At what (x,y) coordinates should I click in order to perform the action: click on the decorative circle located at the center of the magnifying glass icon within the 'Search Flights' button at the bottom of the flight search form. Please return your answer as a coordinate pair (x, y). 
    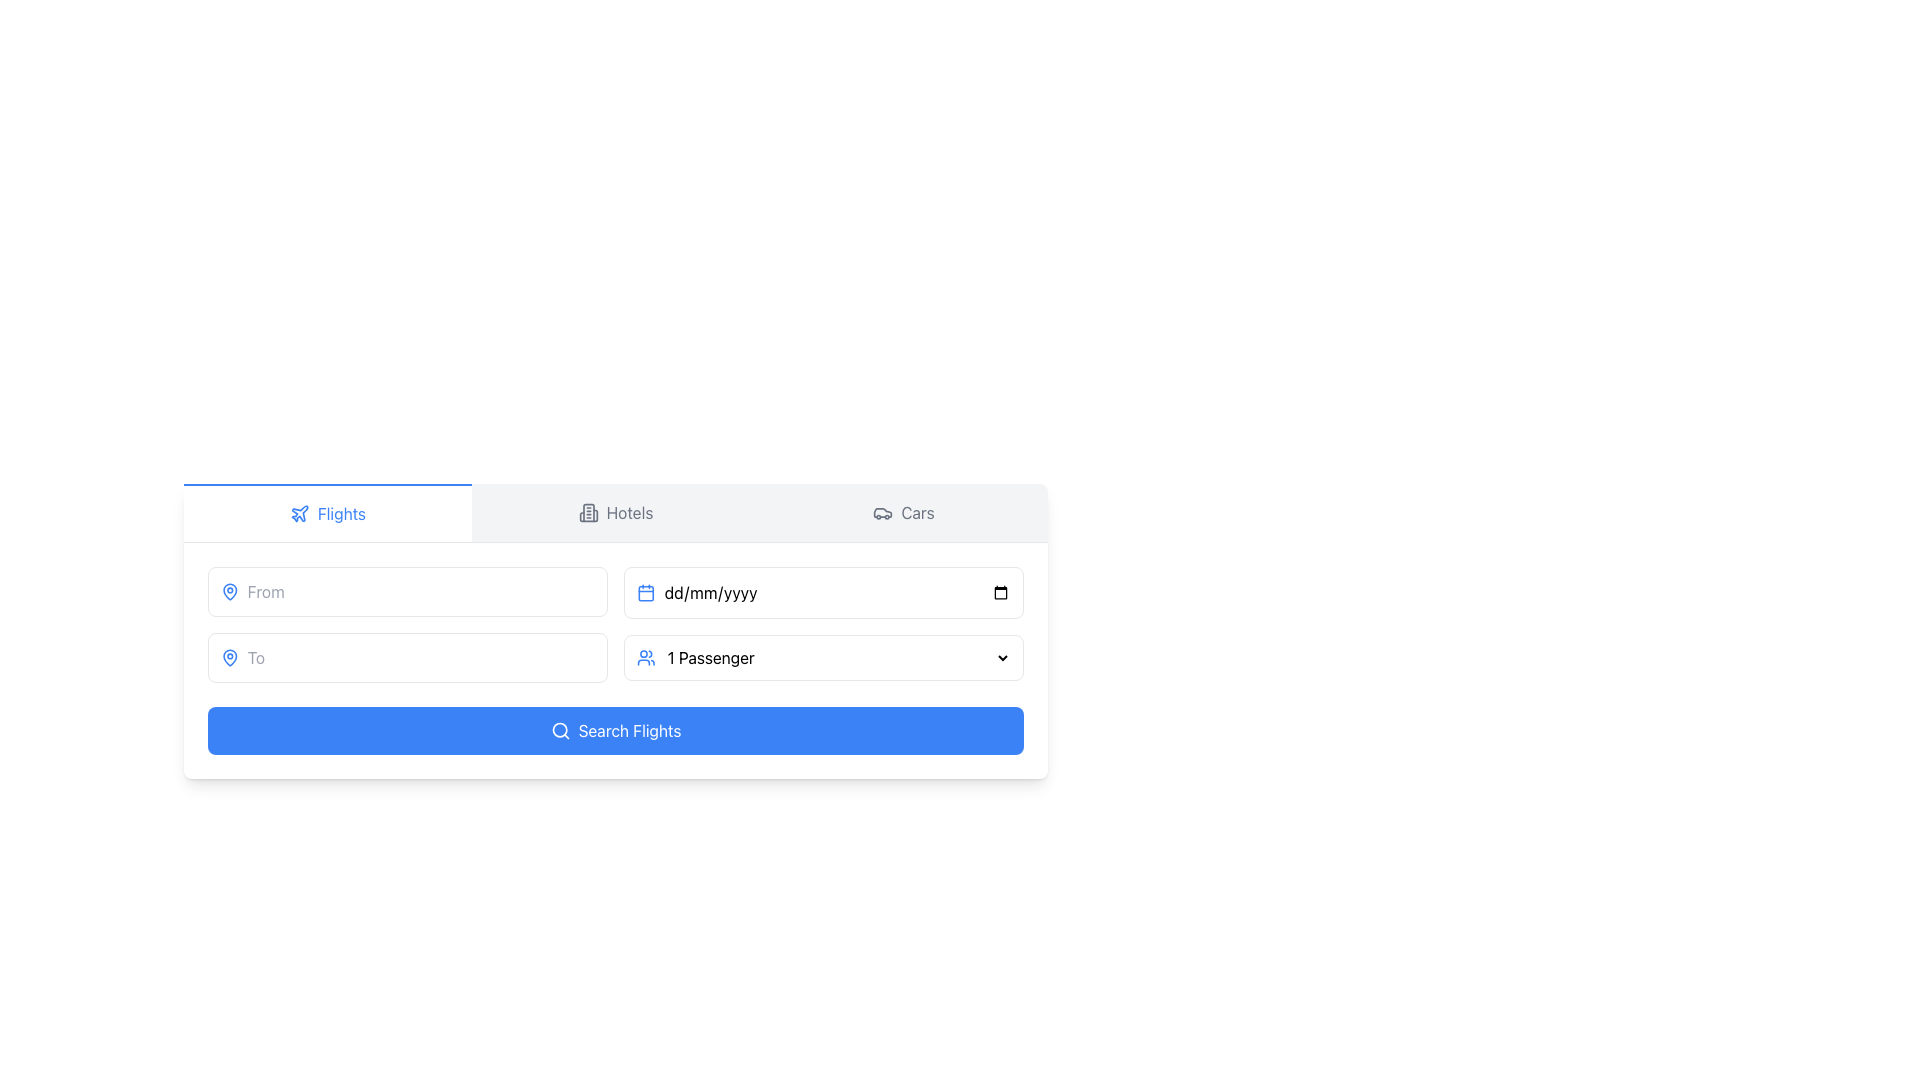
    Looking at the image, I should click on (559, 730).